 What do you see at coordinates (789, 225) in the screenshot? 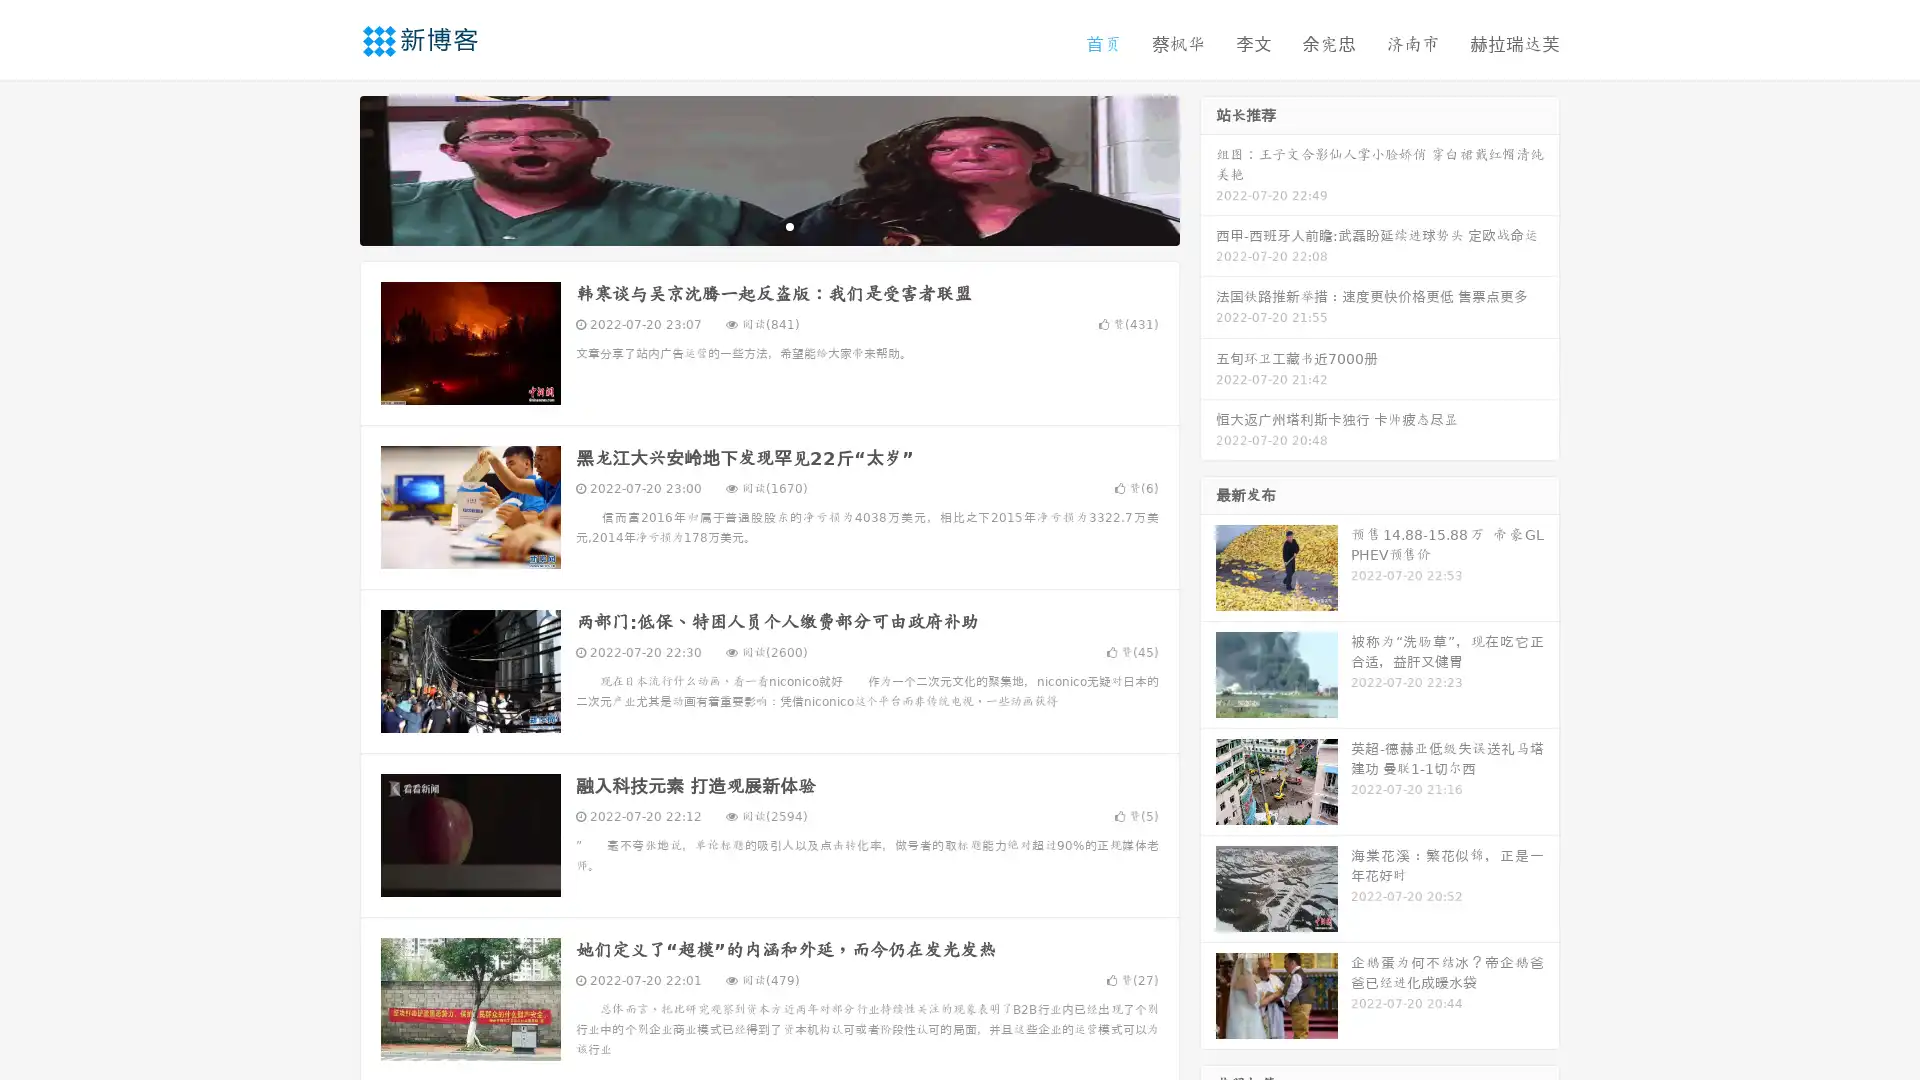
I see `Go to slide 3` at bounding box center [789, 225].